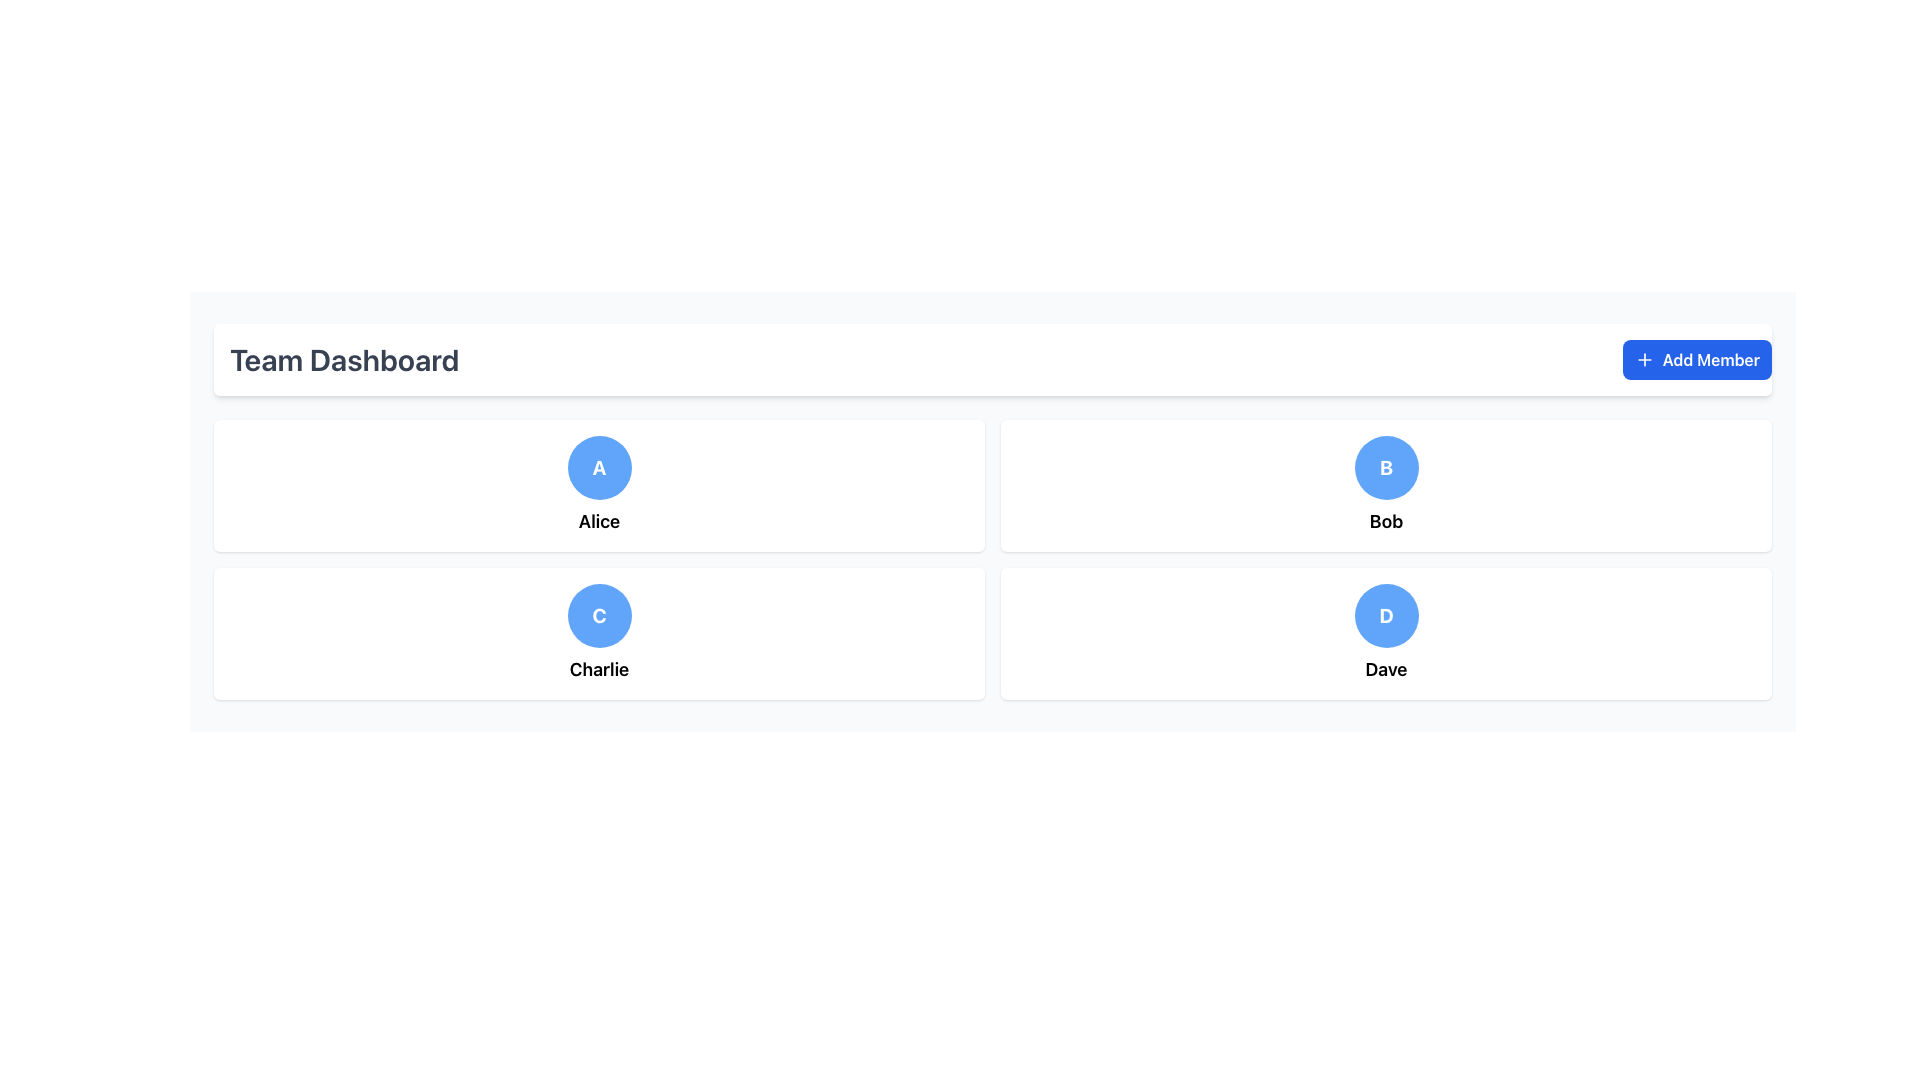 The image size is (1920, 1080). Describe the element at coordinates (1385, 467) in the screenshot. I see `the circular badge with a bright blue background and white text displaying 'B', which is located within the card labeled 'Bob' in the second column of the first row` at that location.